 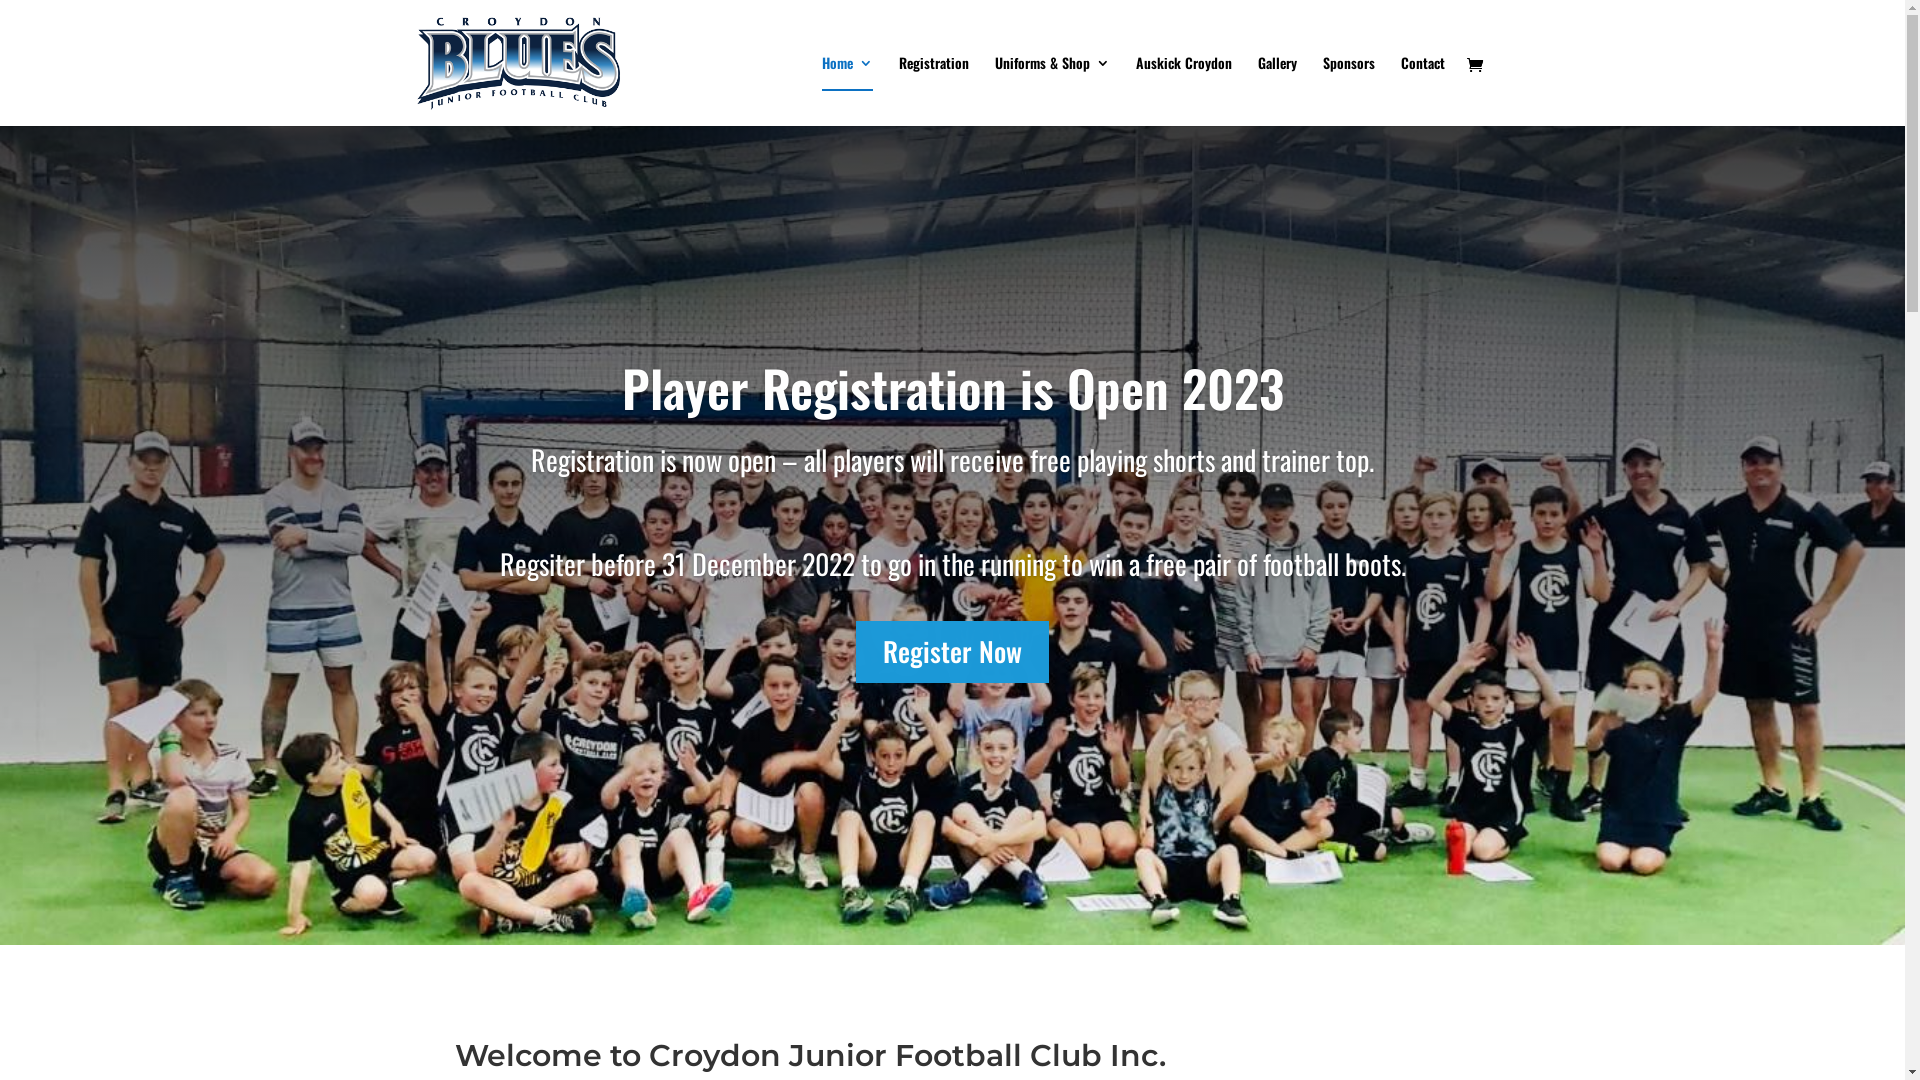 I want to click on 'Gallery', so click(x=1276, y=91).